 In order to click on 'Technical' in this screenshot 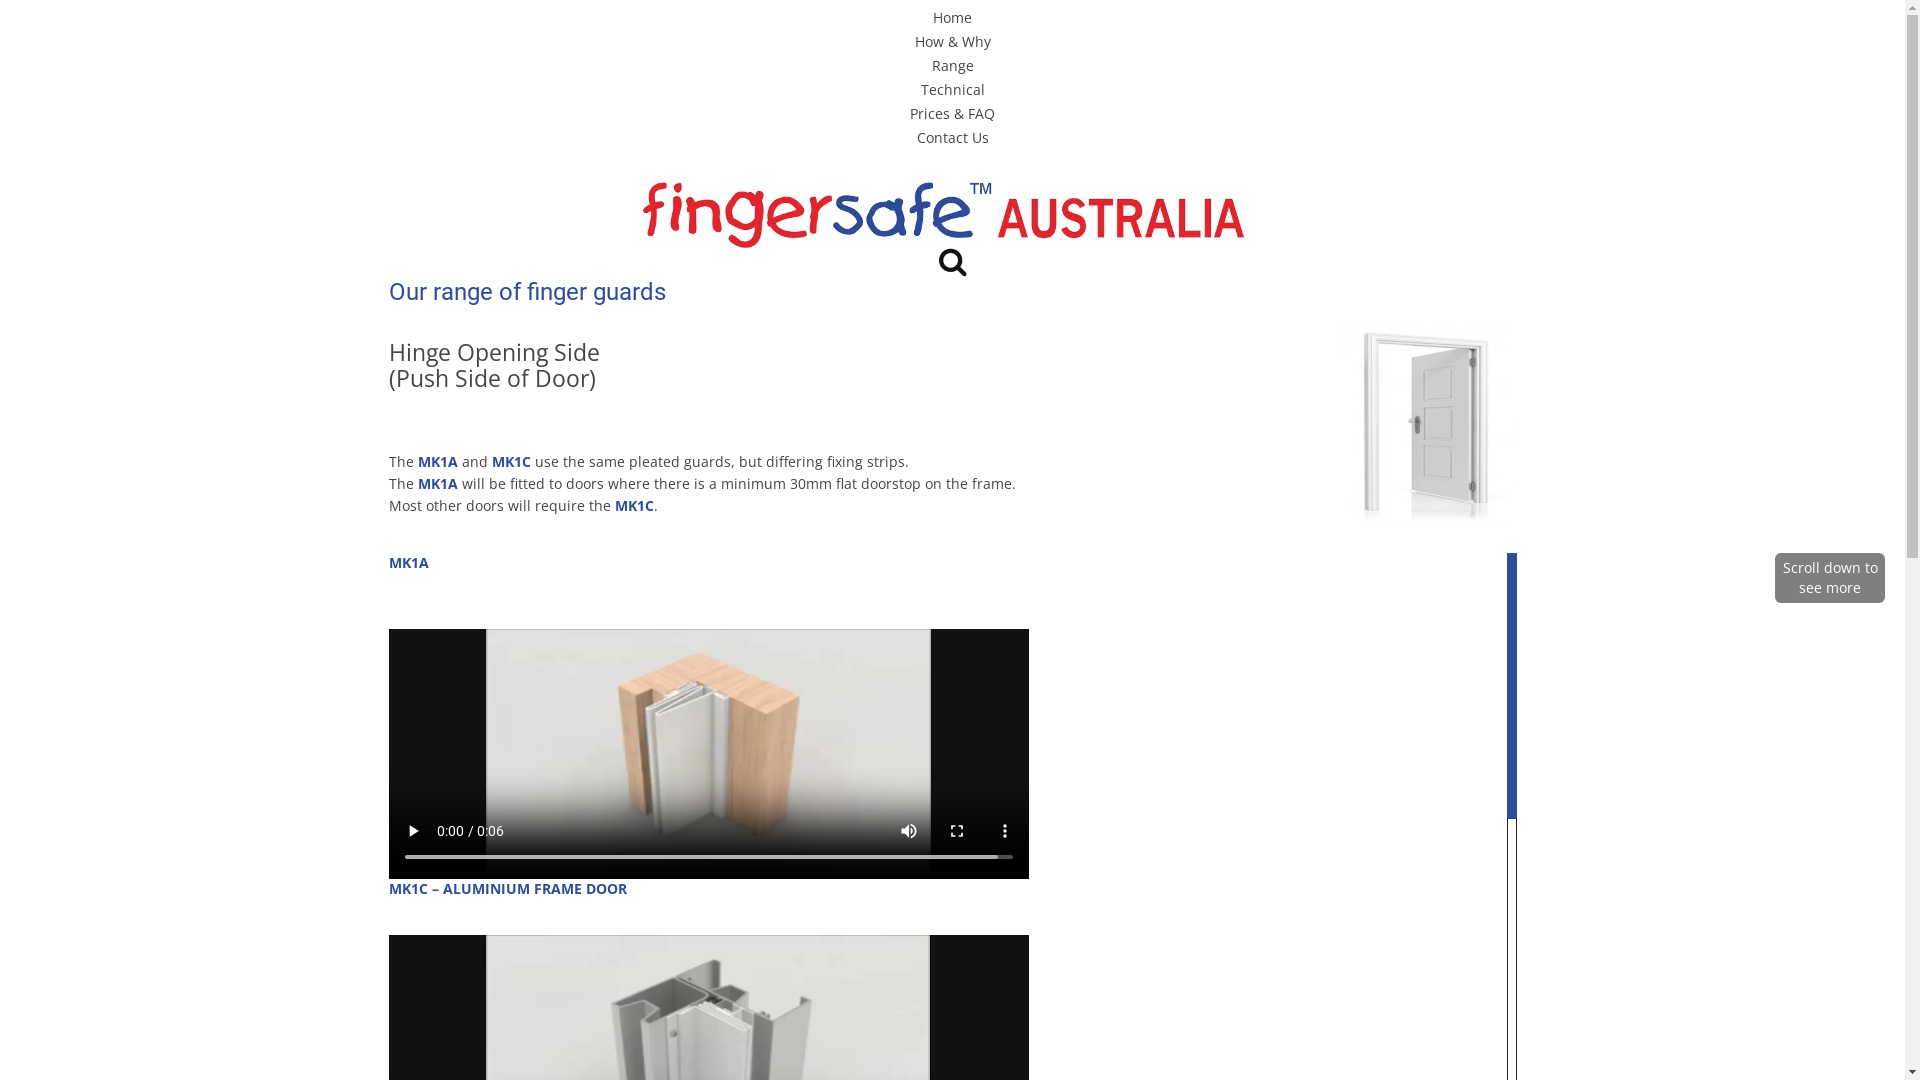, I will do `click(950, 88)`.